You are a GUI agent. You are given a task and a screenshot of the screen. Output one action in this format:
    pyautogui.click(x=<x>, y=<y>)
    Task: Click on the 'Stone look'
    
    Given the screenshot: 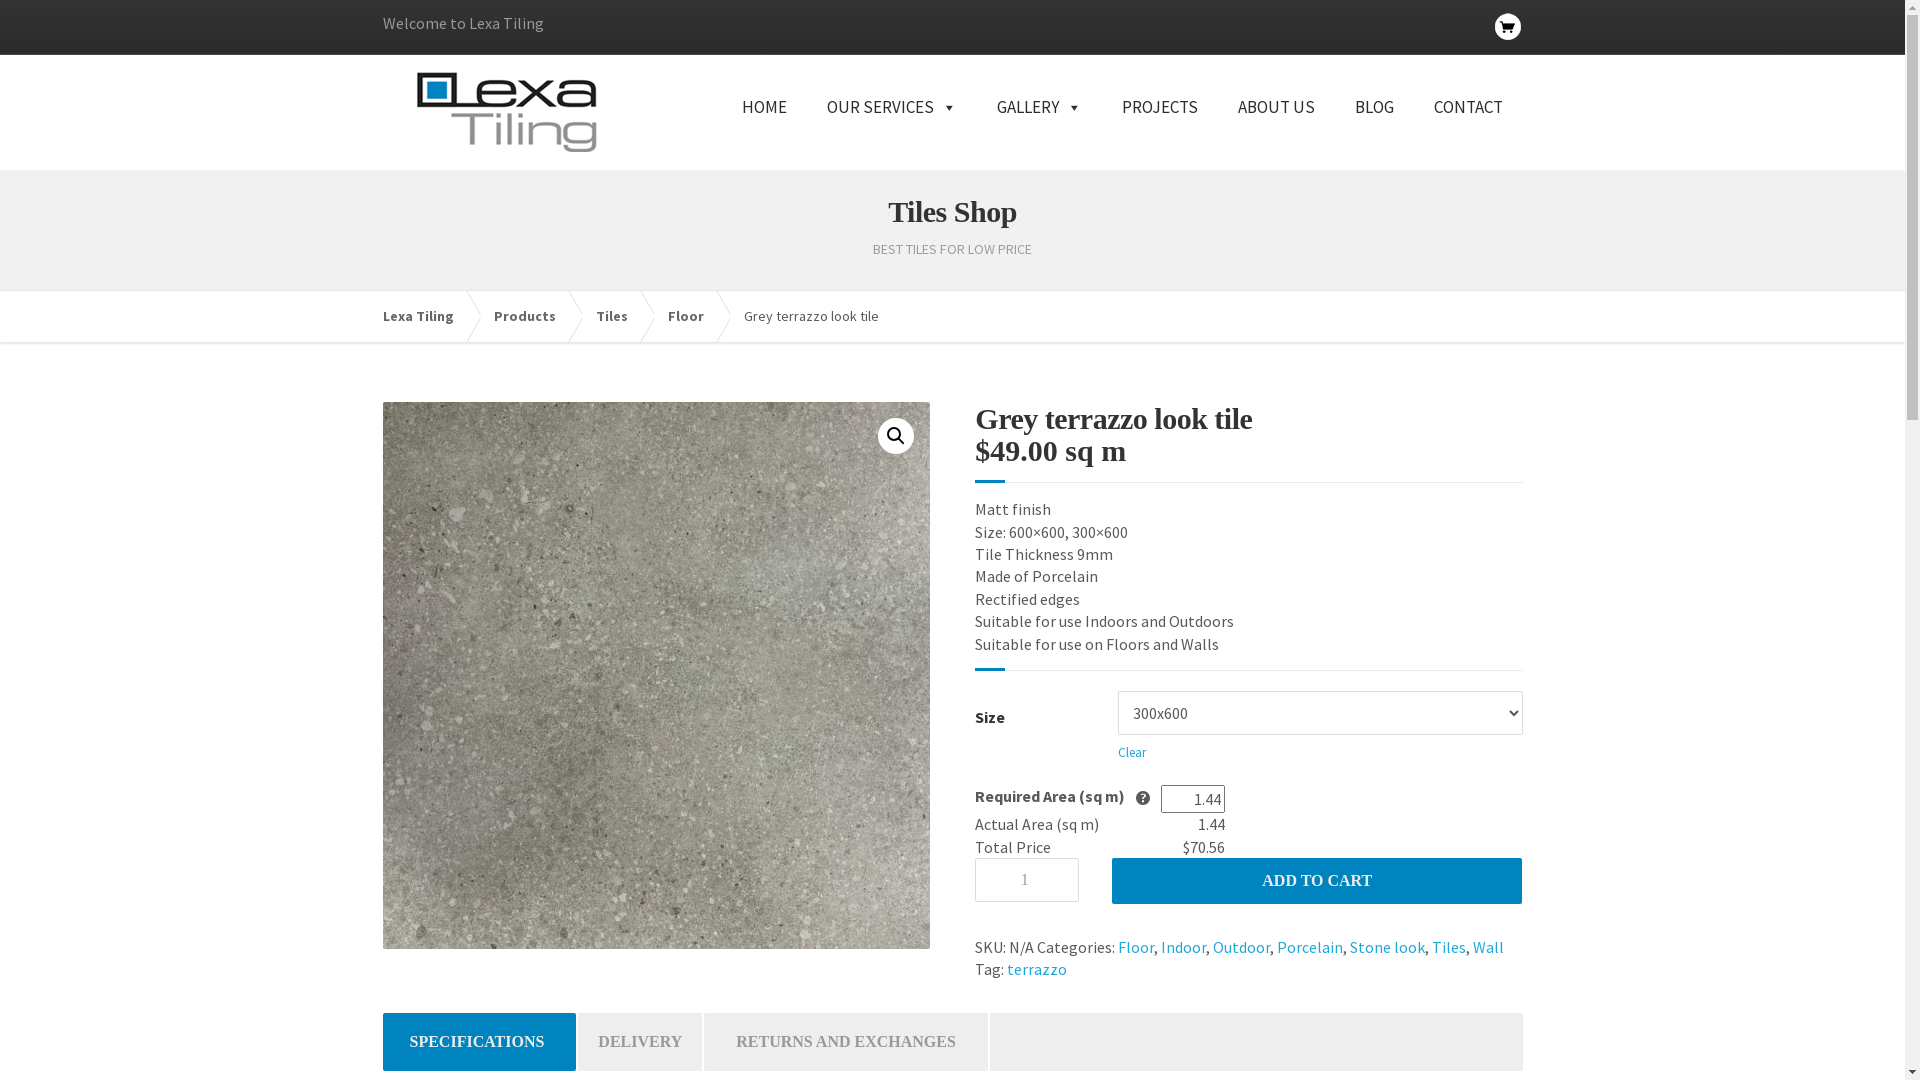 What is the action you would take?
    pyautogui.click(x=1349, y=946)
    